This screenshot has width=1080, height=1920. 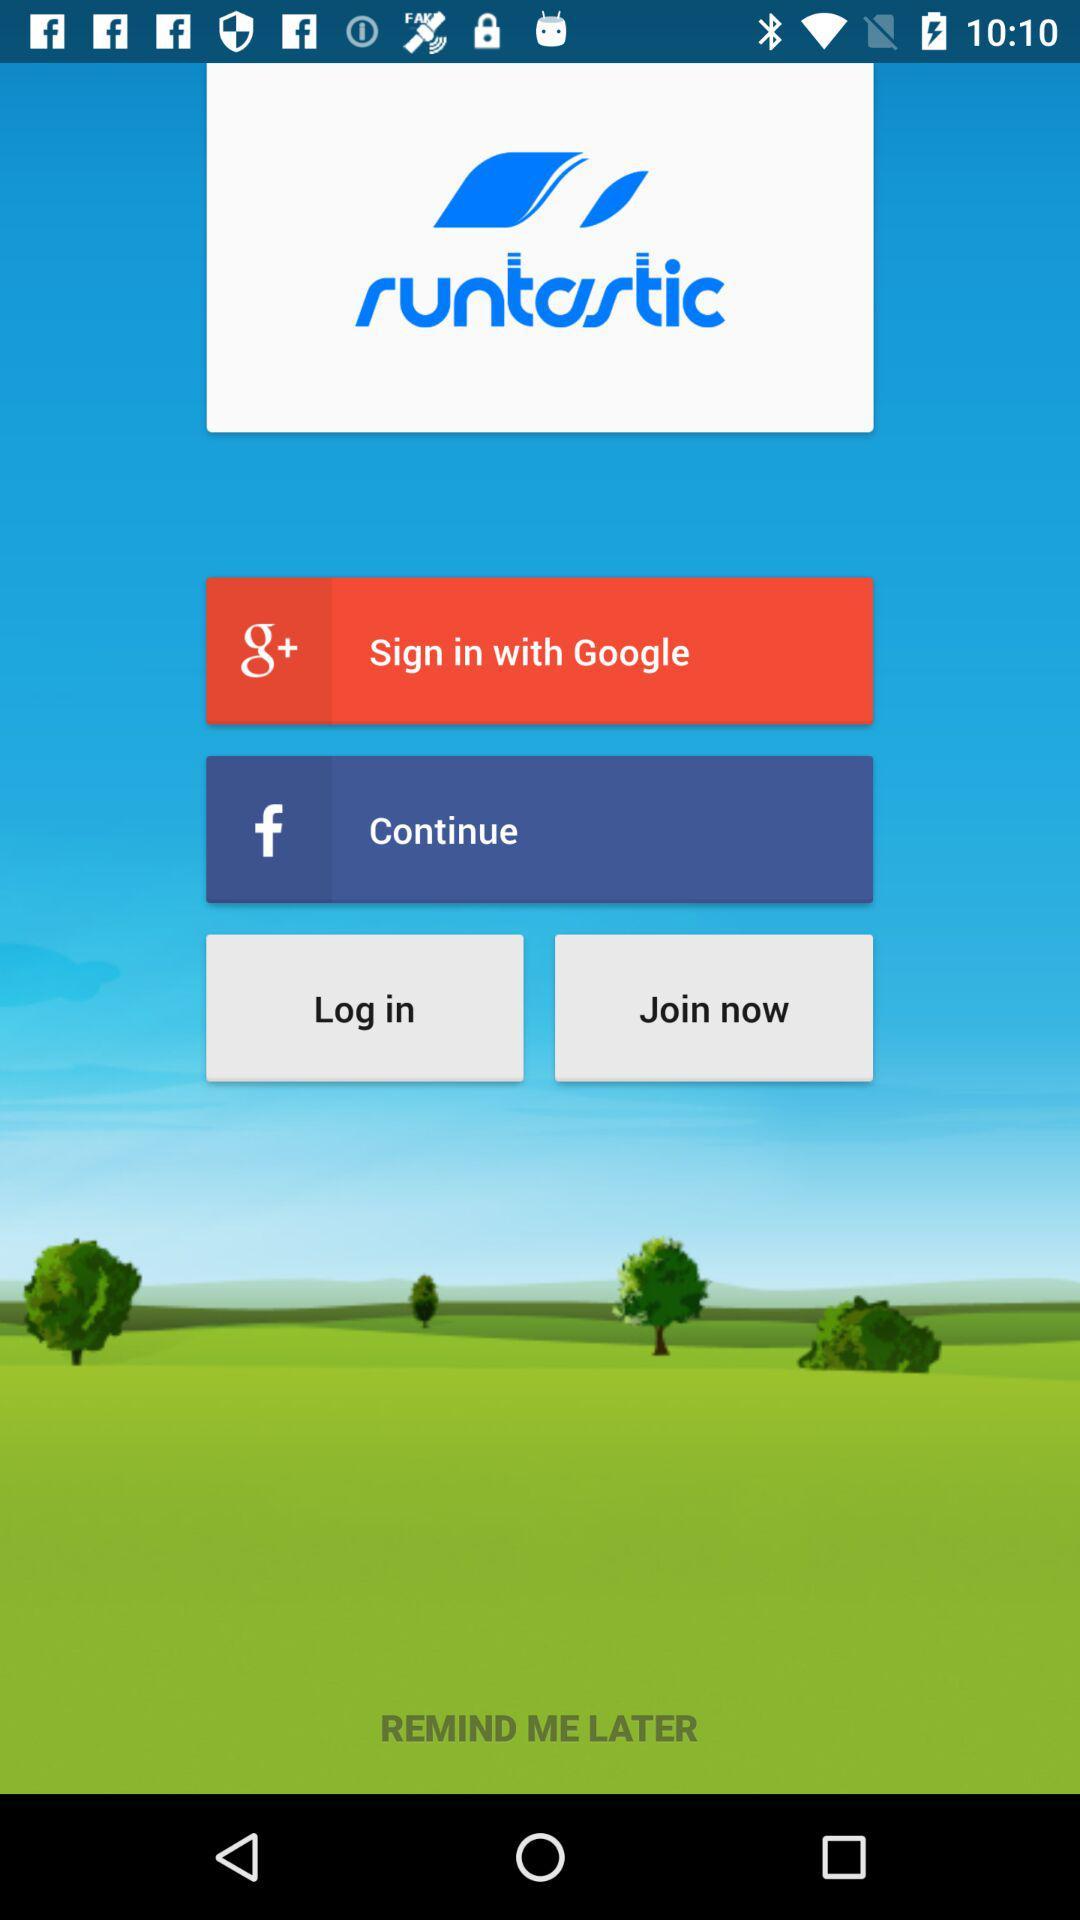 I want to click on the remind me later item, so click(x=538, y=1726).